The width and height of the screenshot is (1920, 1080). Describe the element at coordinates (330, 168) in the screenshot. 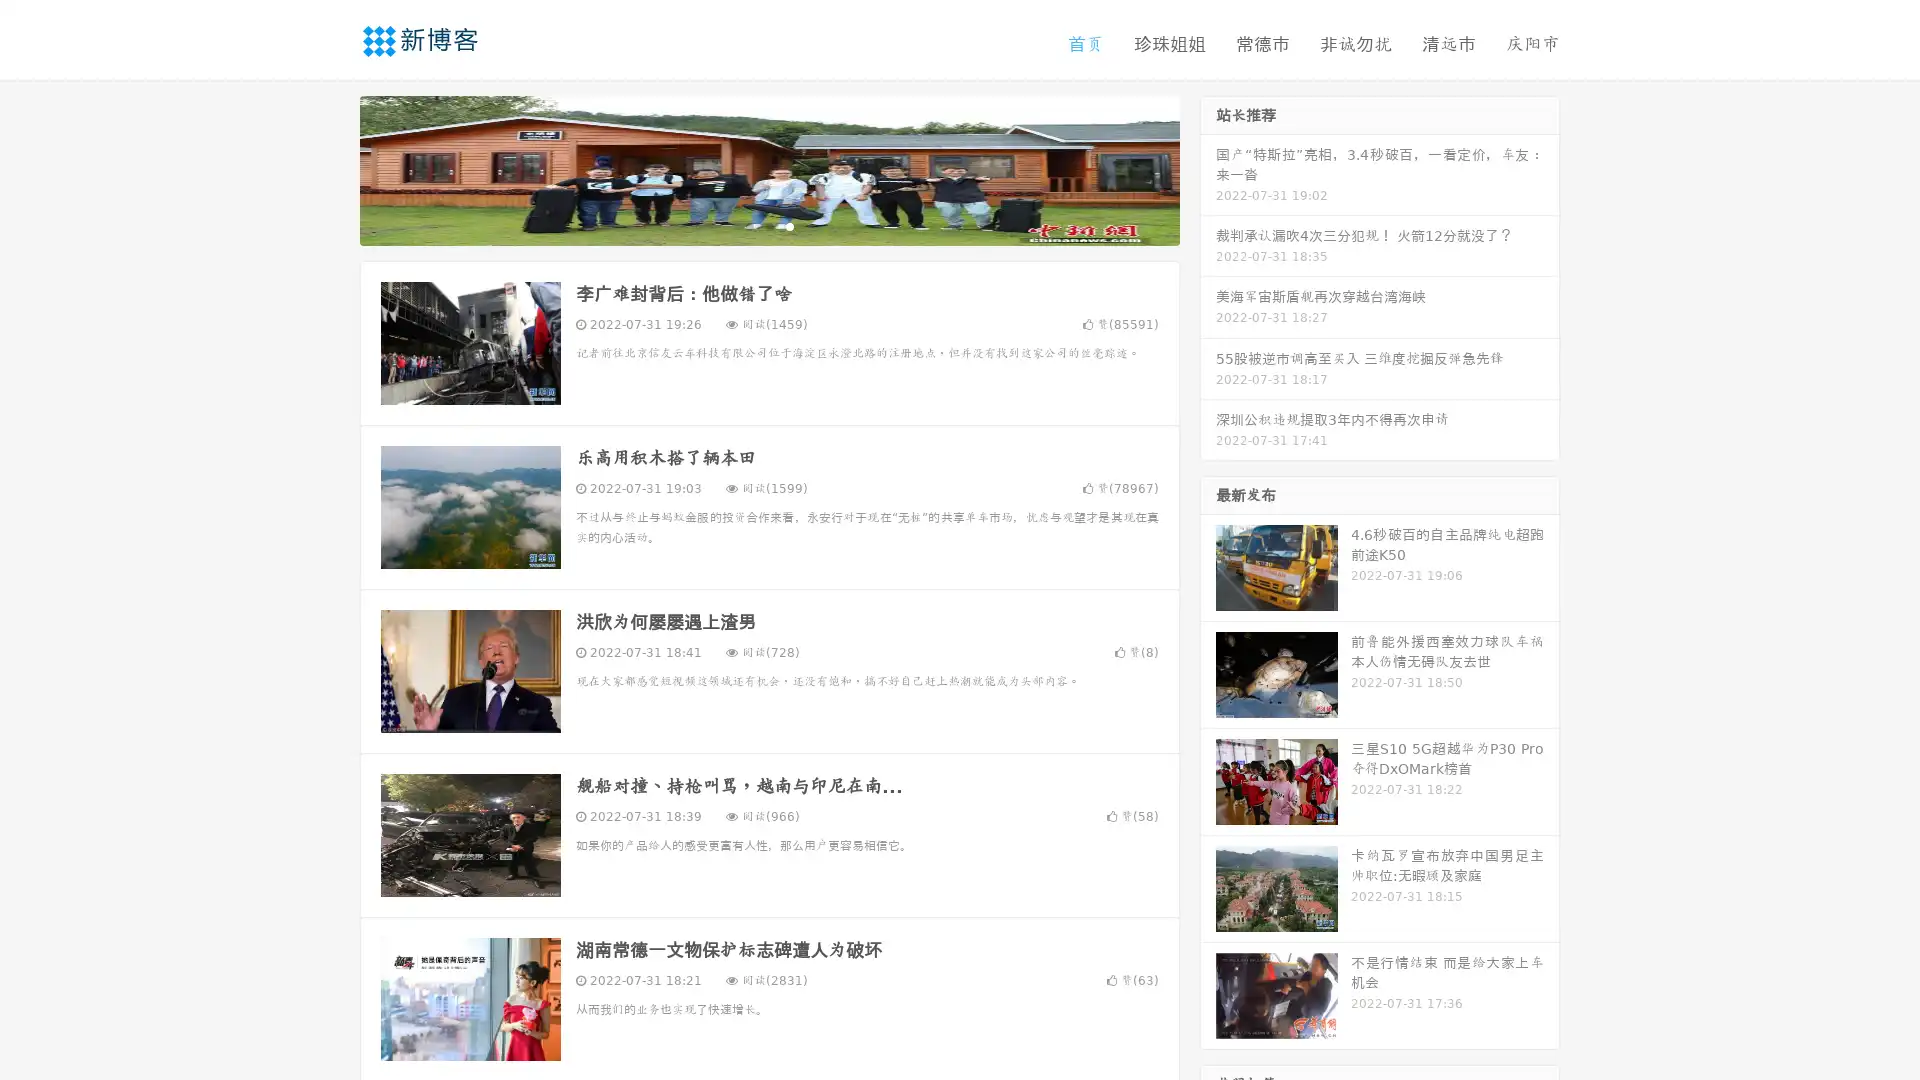

I see `Previous slide` at that location.